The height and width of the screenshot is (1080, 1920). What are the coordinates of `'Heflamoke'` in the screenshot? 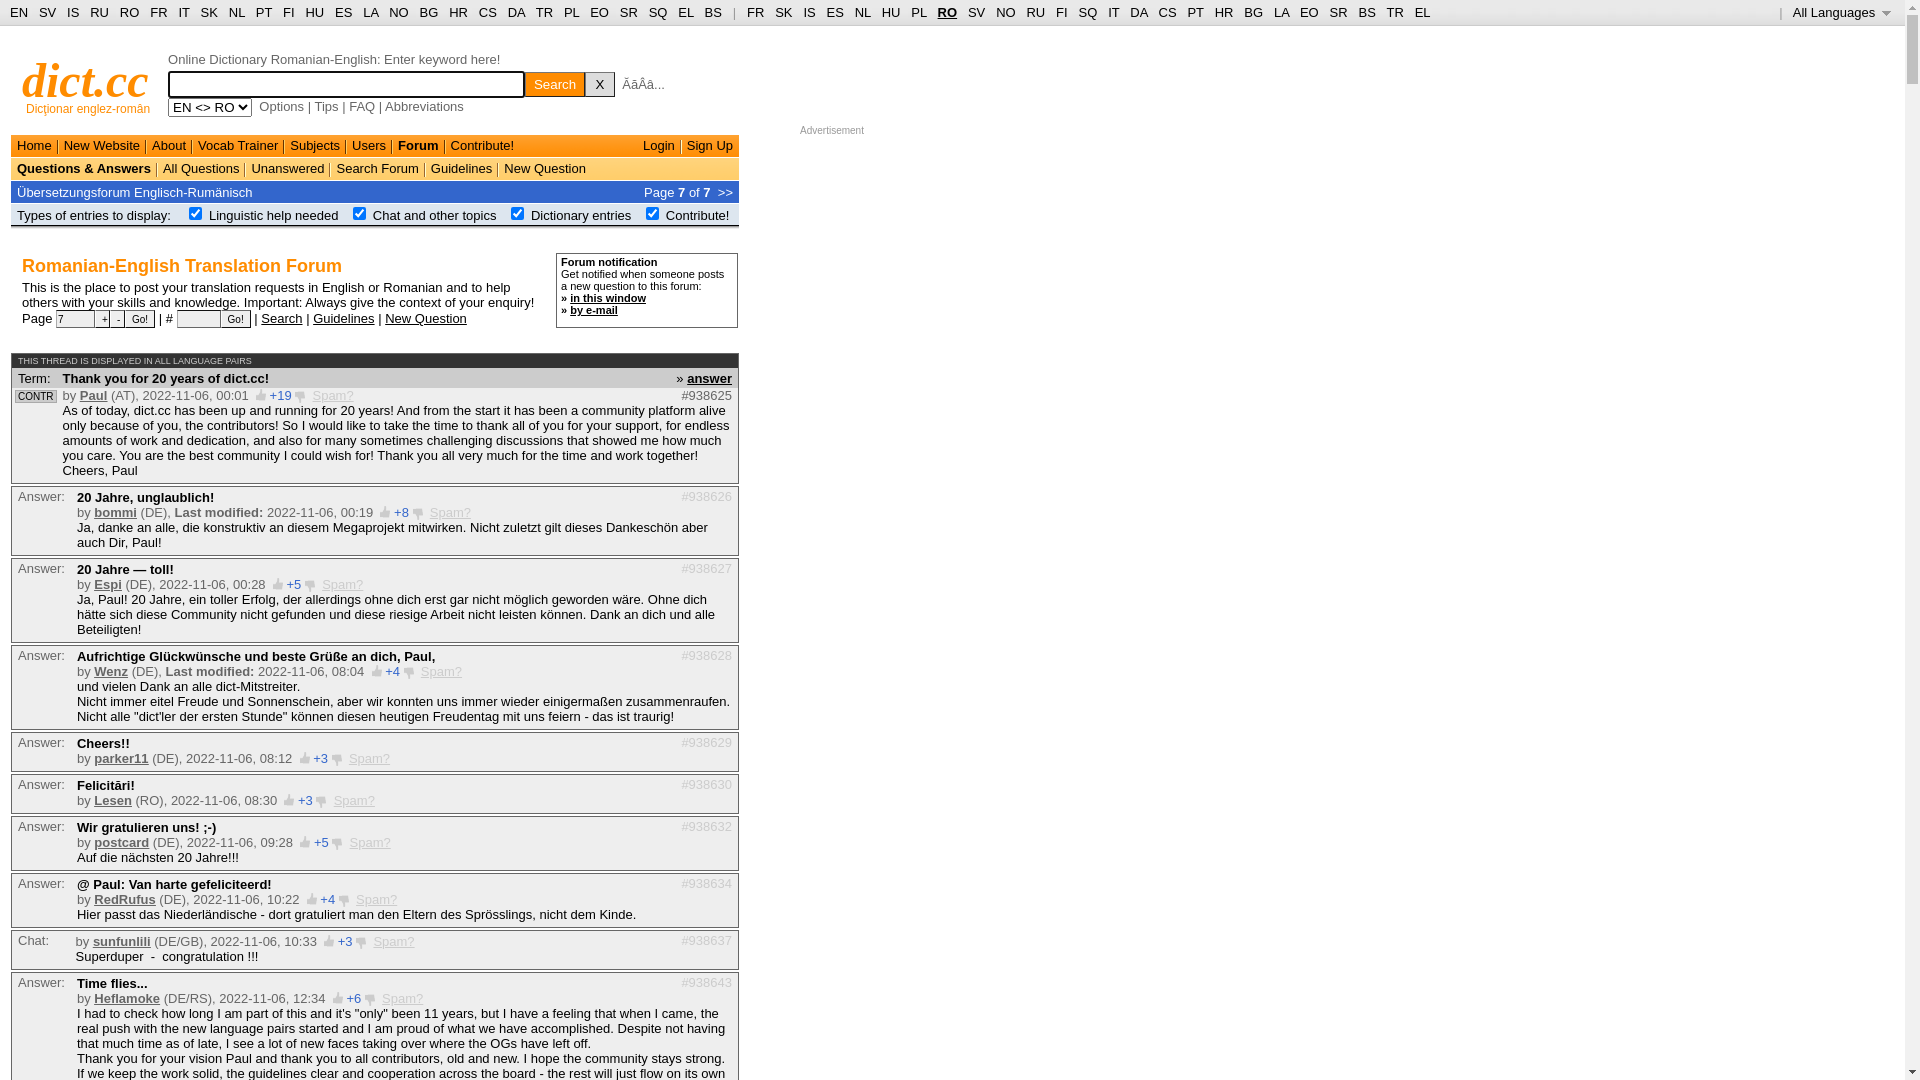 It's located at (93, 998).